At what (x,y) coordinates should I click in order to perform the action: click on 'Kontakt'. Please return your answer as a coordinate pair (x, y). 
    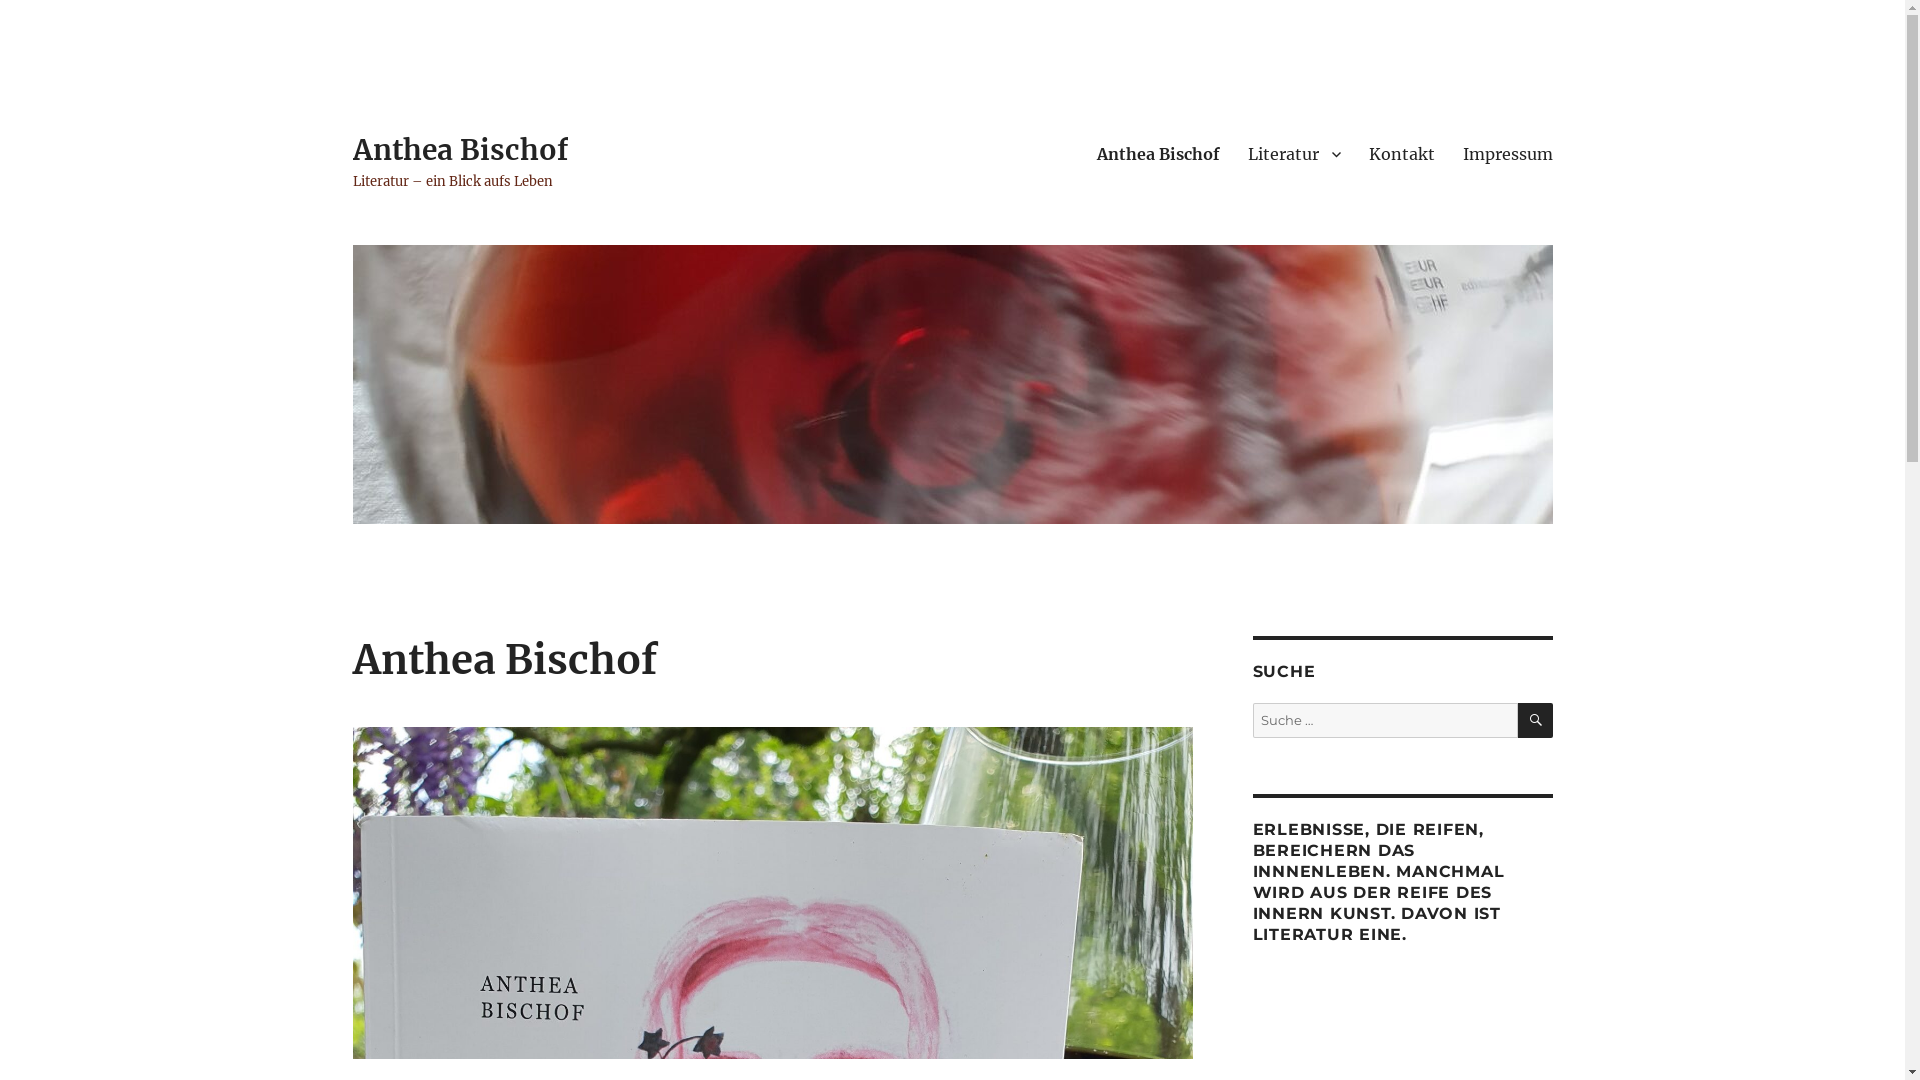
    Looking at the image, I should click on (1400, 153).